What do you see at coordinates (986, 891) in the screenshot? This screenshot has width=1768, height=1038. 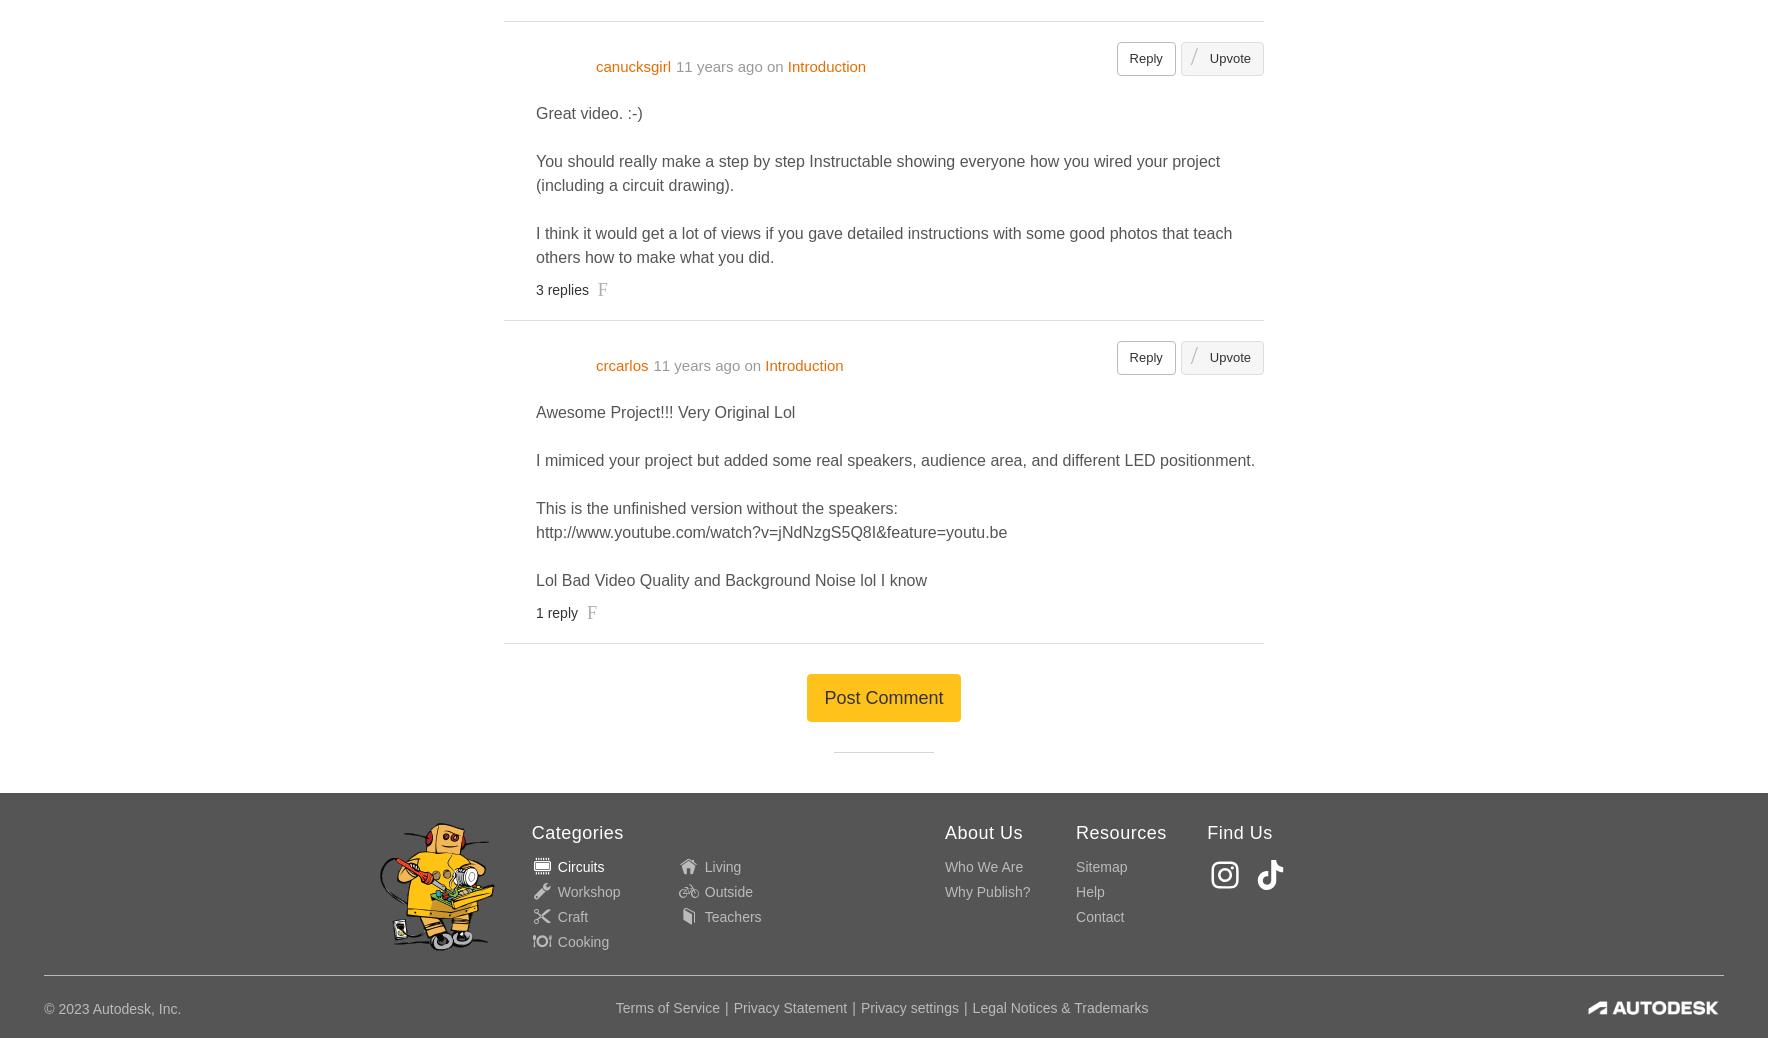 I see `'Why Publish?'` at bounding box center [986, 891].